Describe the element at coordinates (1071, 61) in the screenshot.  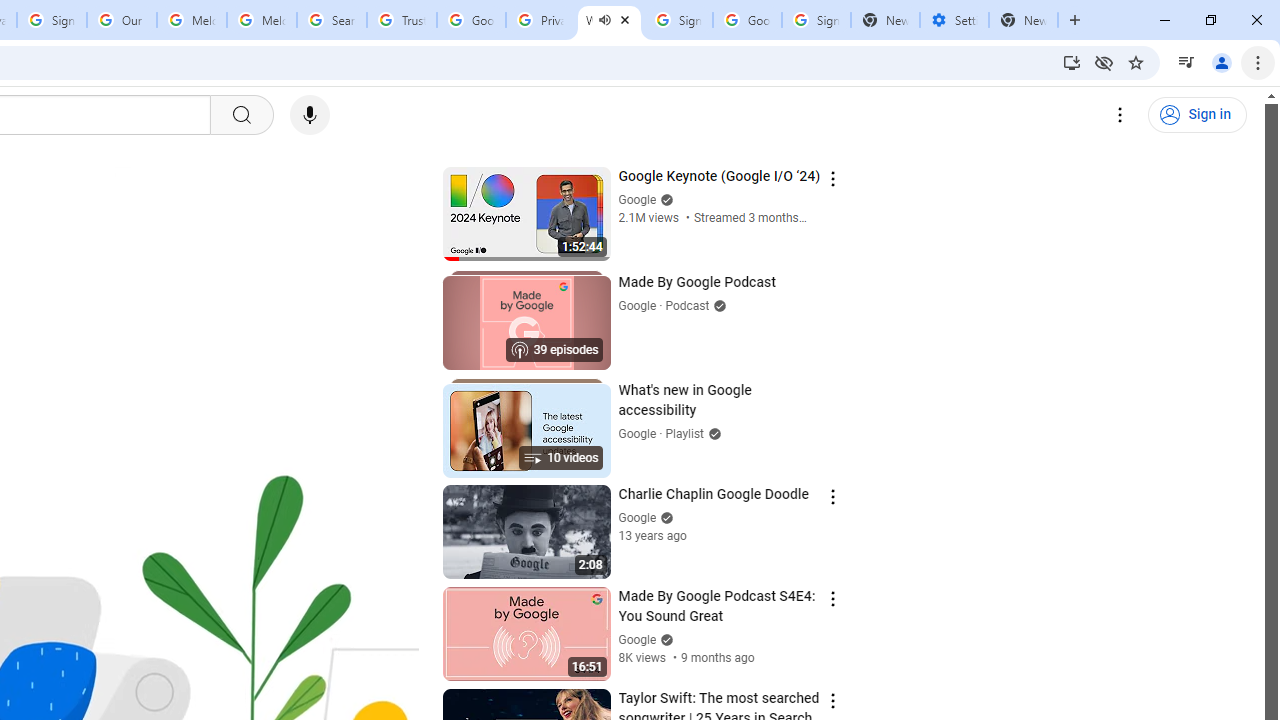
I see `'Install YouTube'` at that location.